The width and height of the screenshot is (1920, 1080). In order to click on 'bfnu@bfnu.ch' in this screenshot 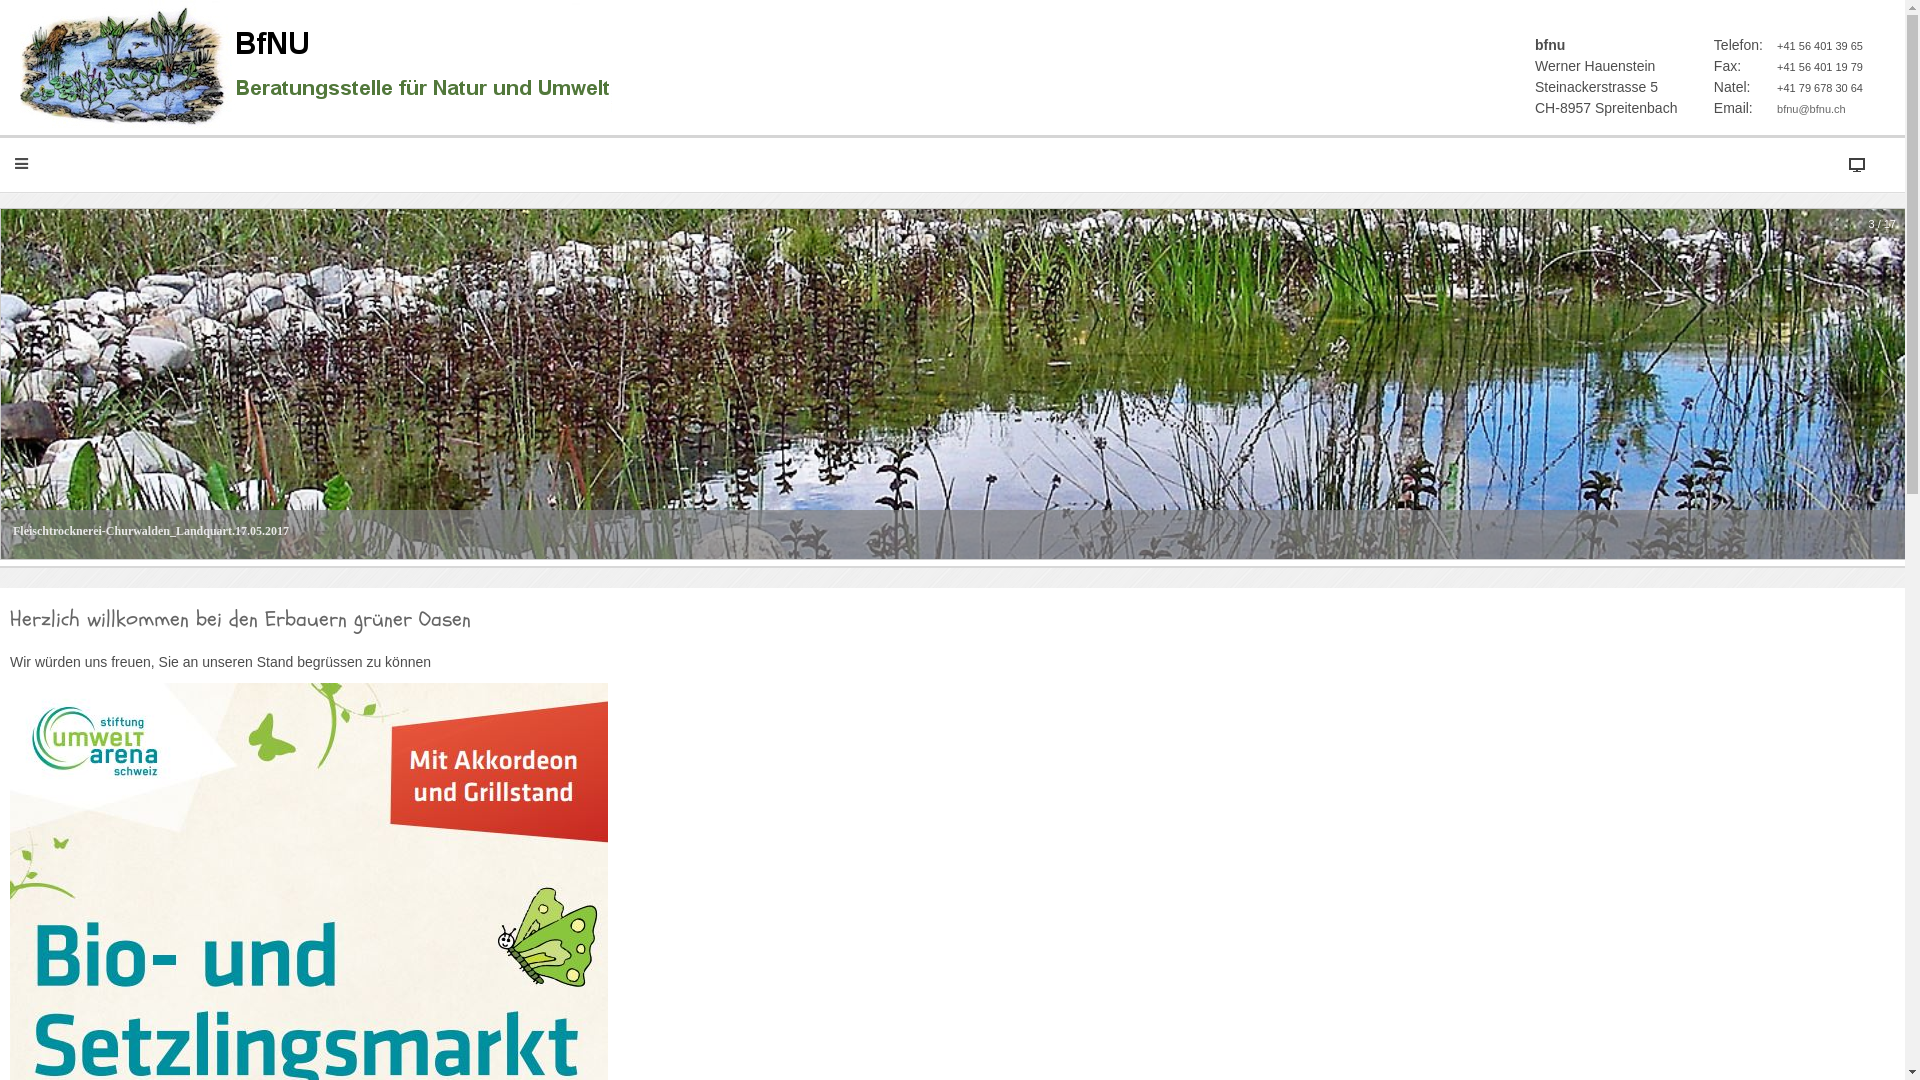, I will do `click(1776, 108)`.